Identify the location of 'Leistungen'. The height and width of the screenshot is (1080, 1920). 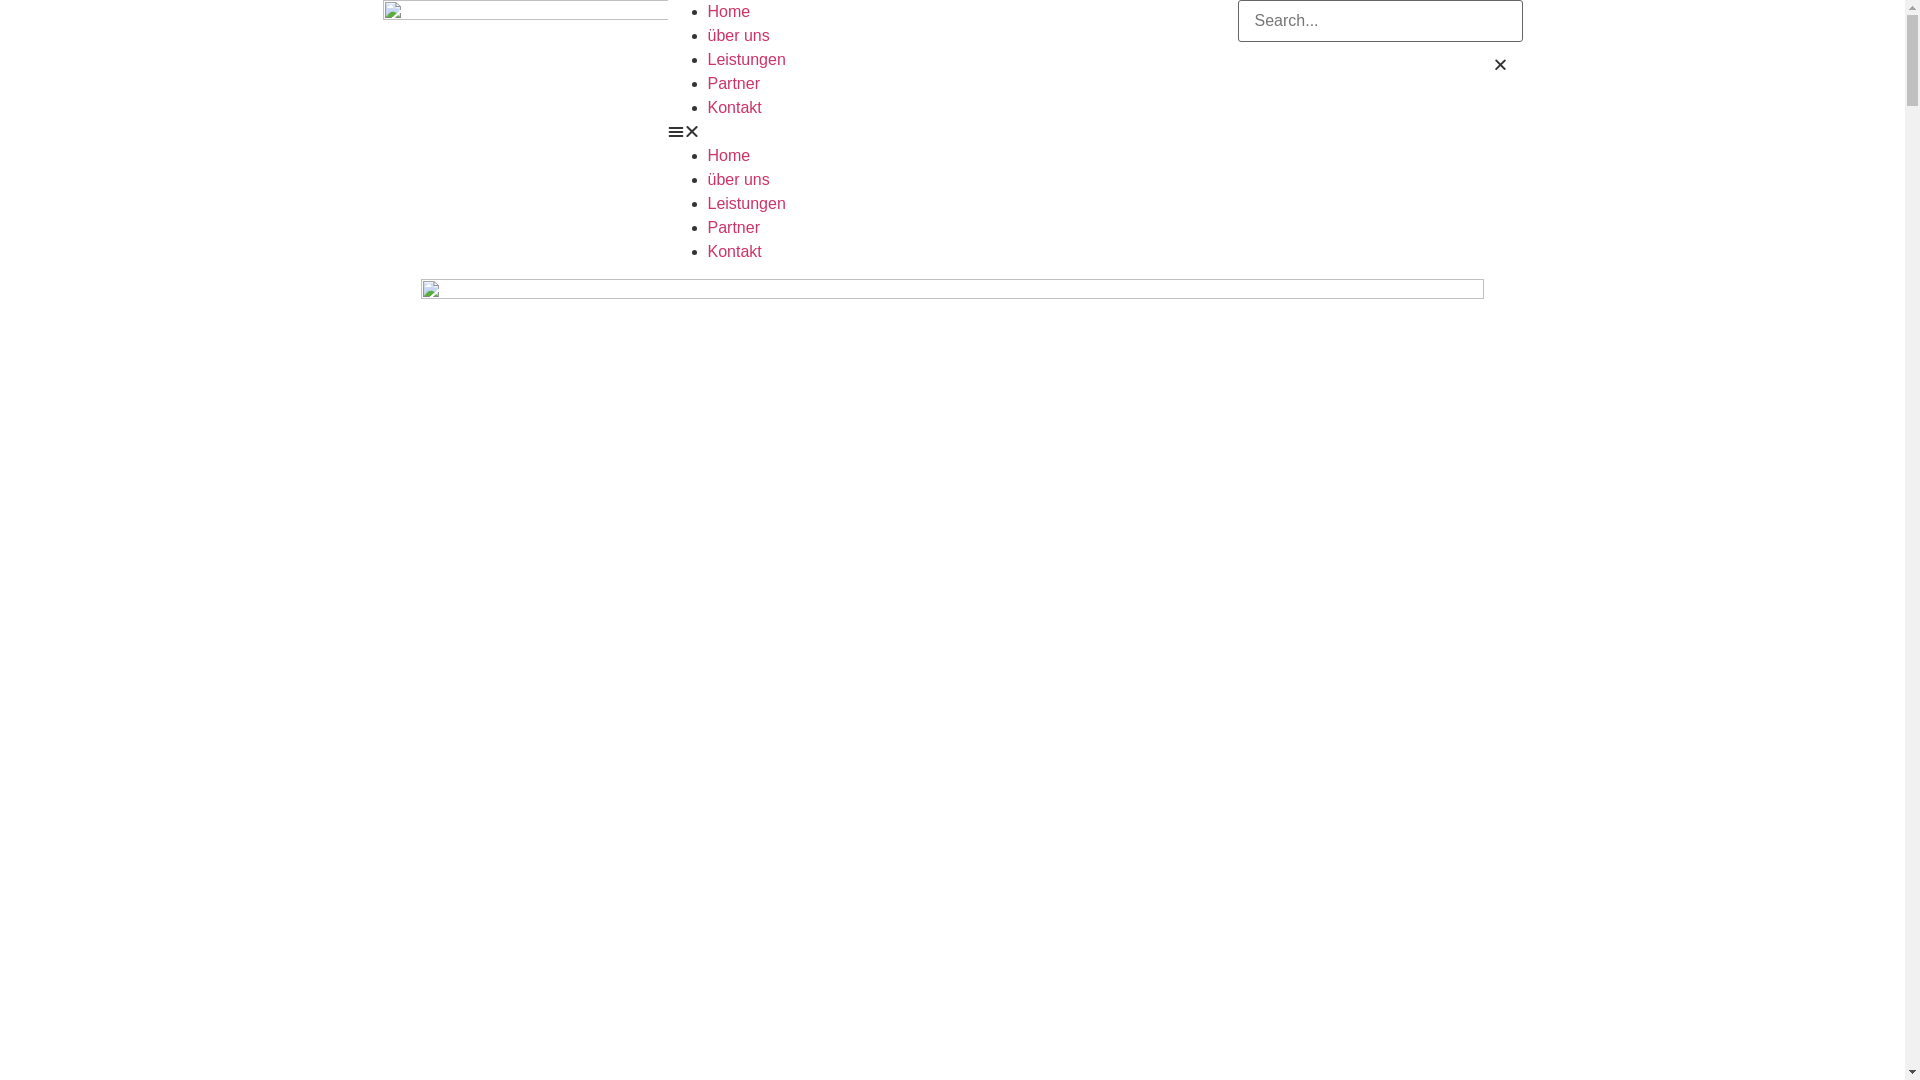
(708, 203).